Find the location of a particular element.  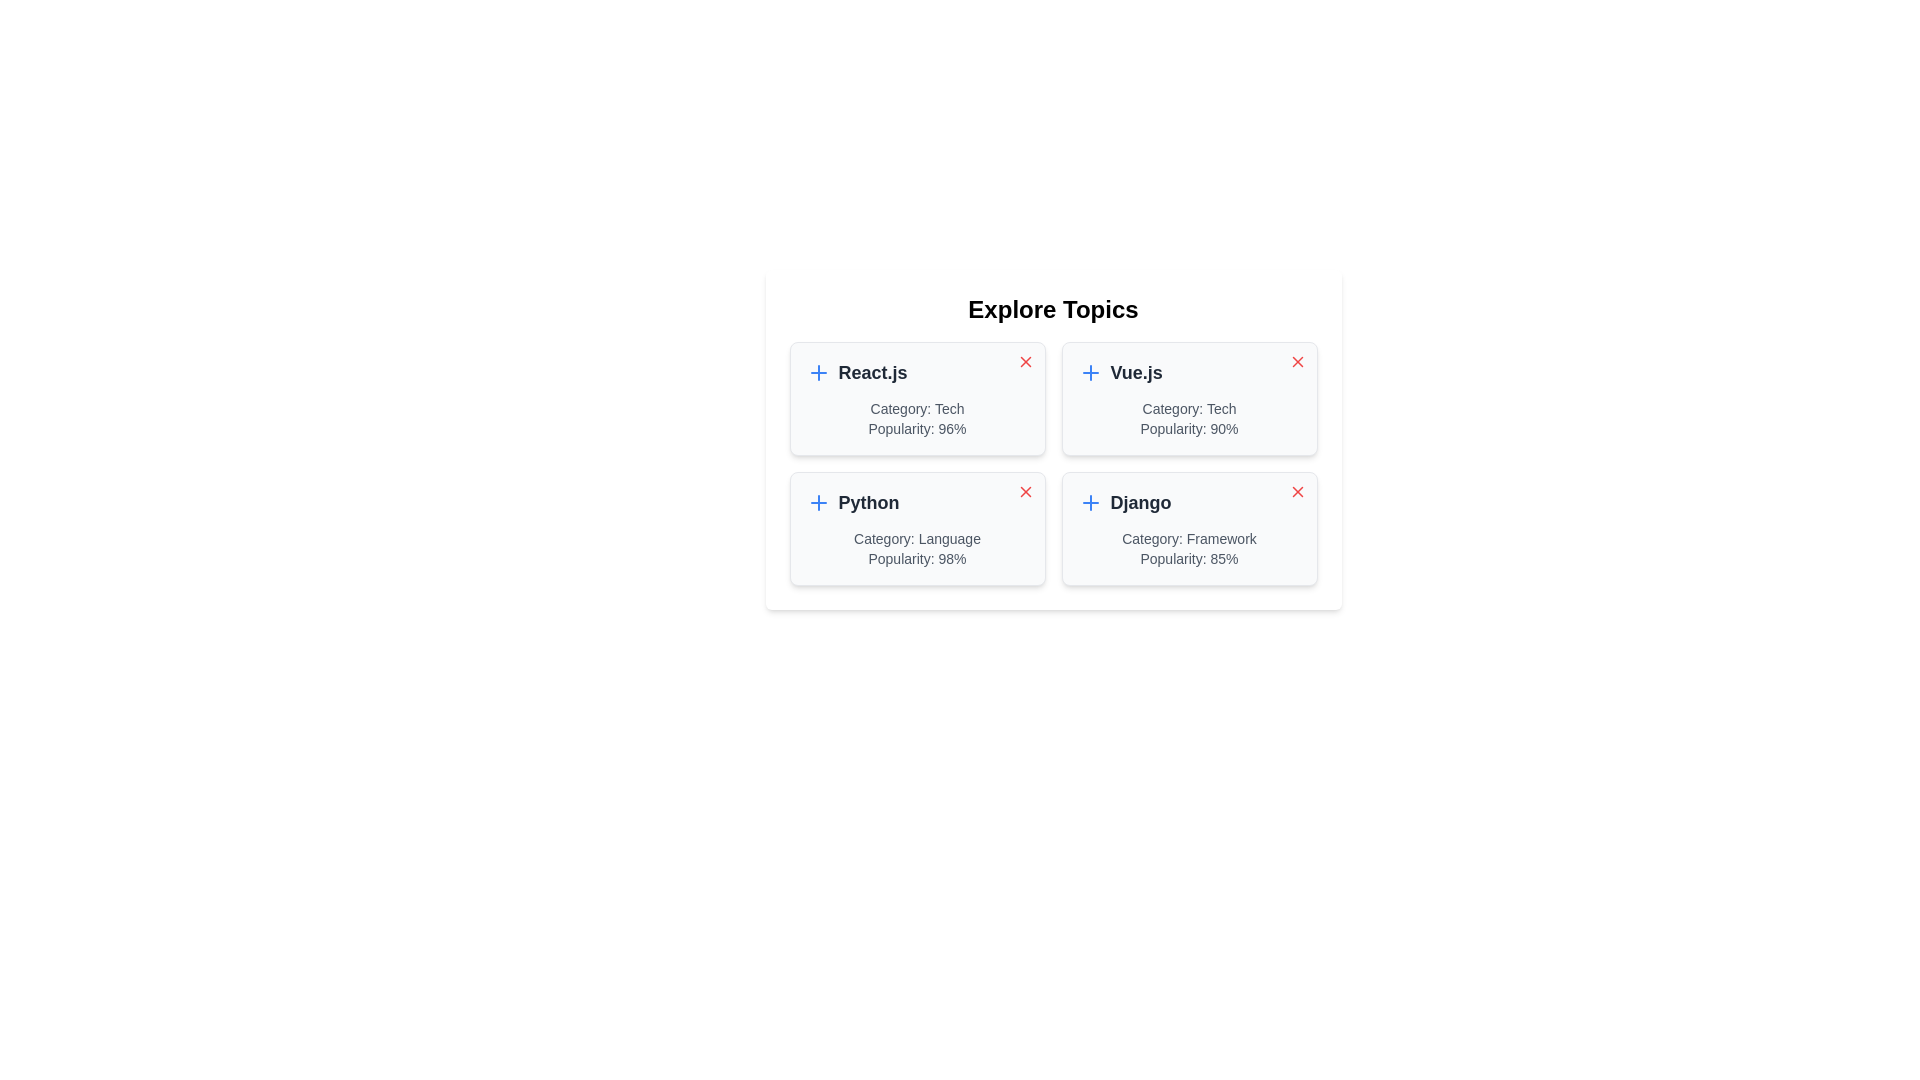

close button of the item labeled Django is located at coordinates (1297, 492).